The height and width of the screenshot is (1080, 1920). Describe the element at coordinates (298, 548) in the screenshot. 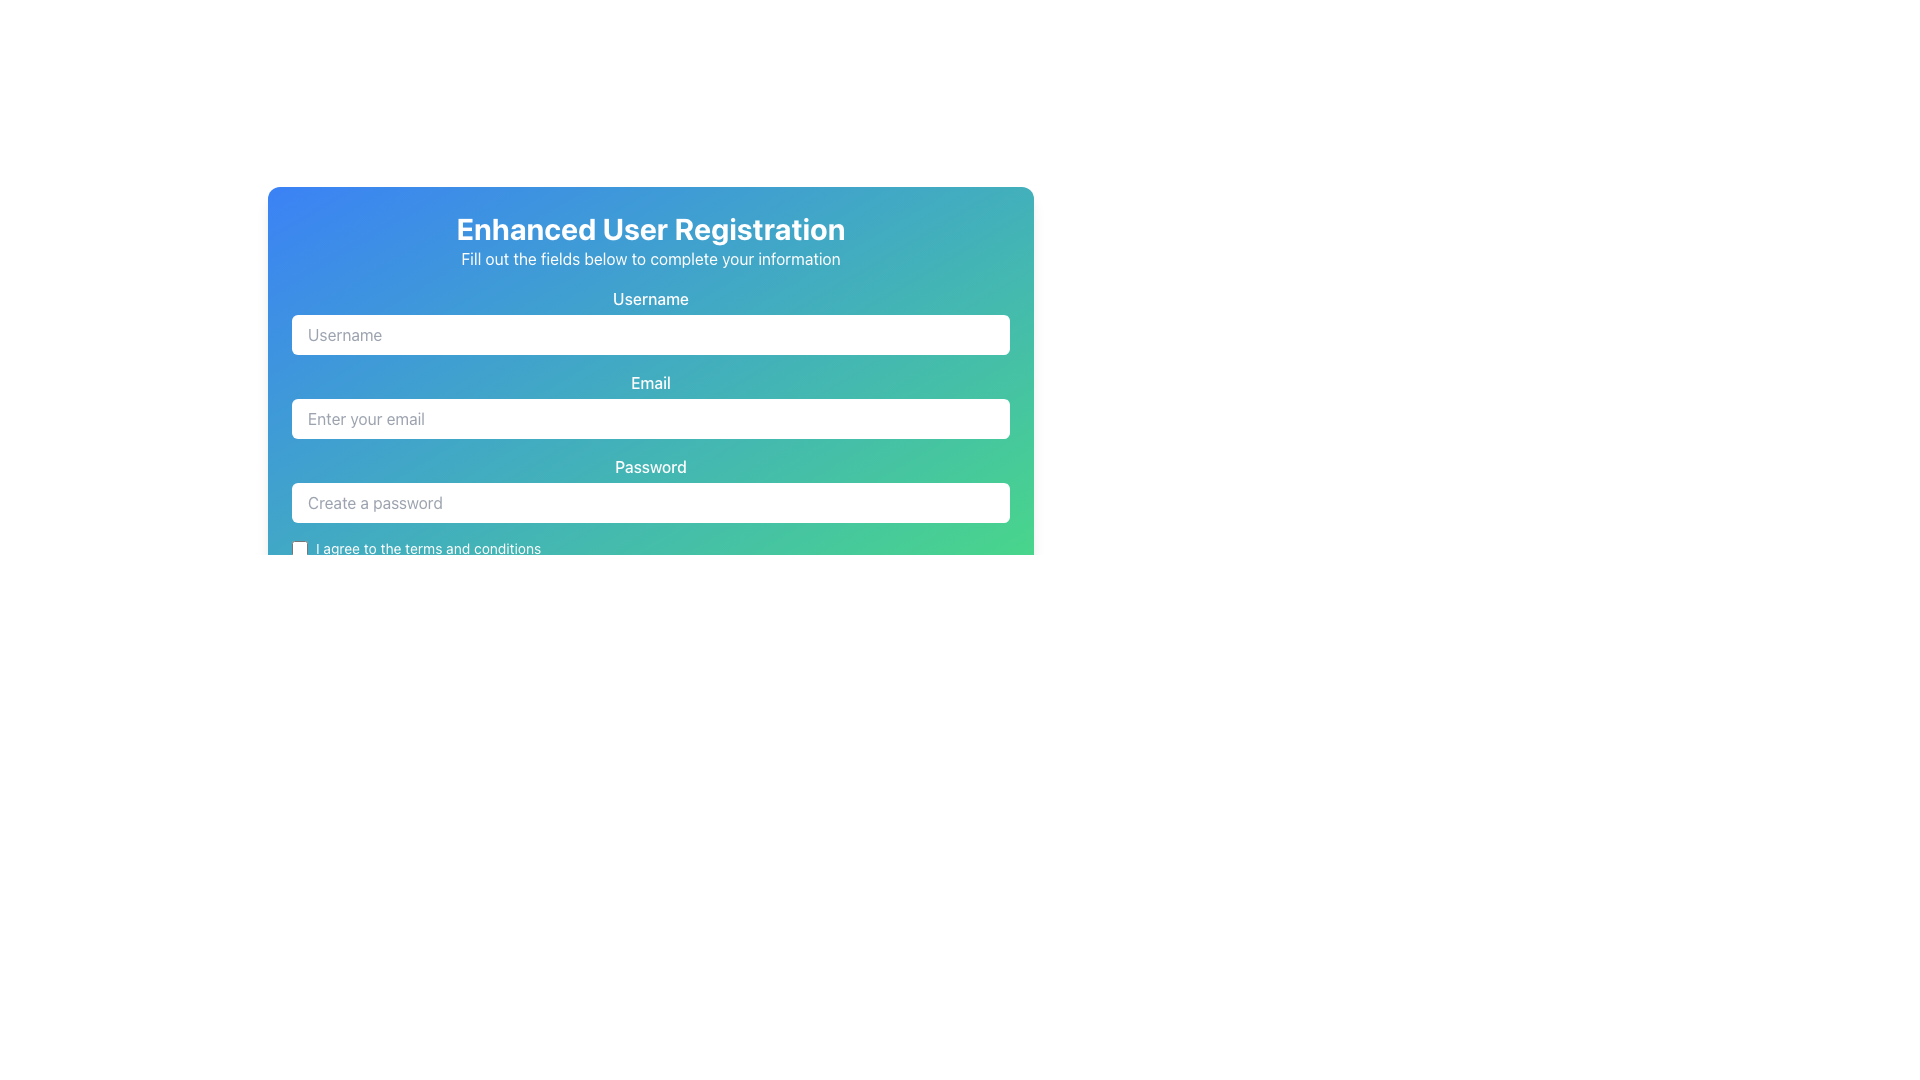

I see `the blue square checkbox located to the left of the text 'I agree to the terms and conditions' to check or uncheck it` at that location.